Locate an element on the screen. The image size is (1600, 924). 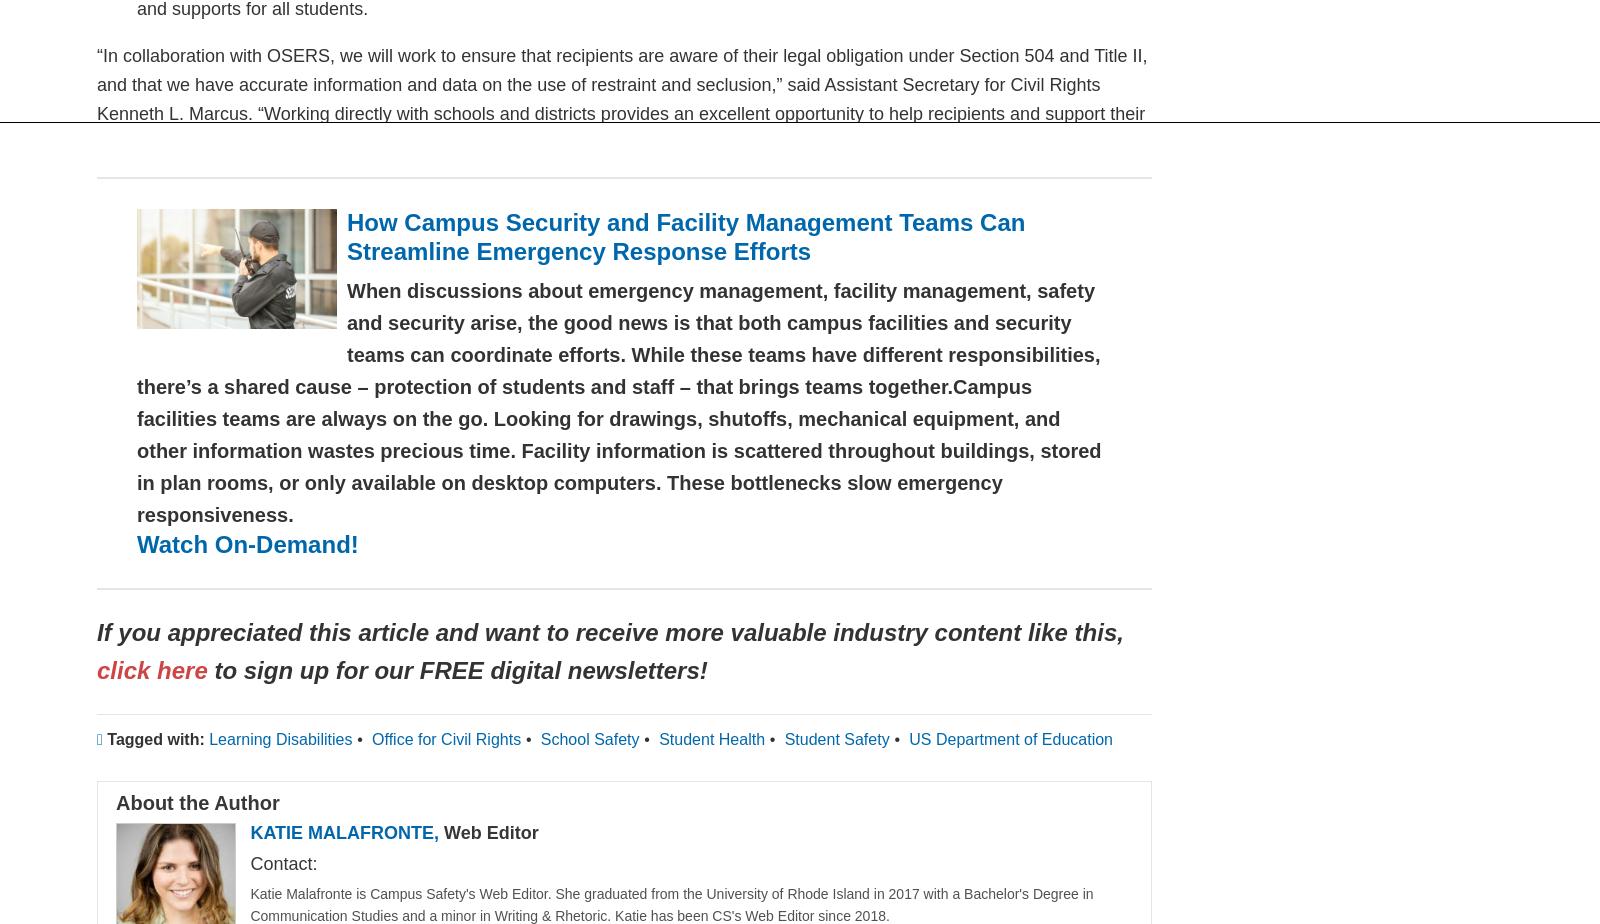
'School Safety' is located at coordinates (588, 738).